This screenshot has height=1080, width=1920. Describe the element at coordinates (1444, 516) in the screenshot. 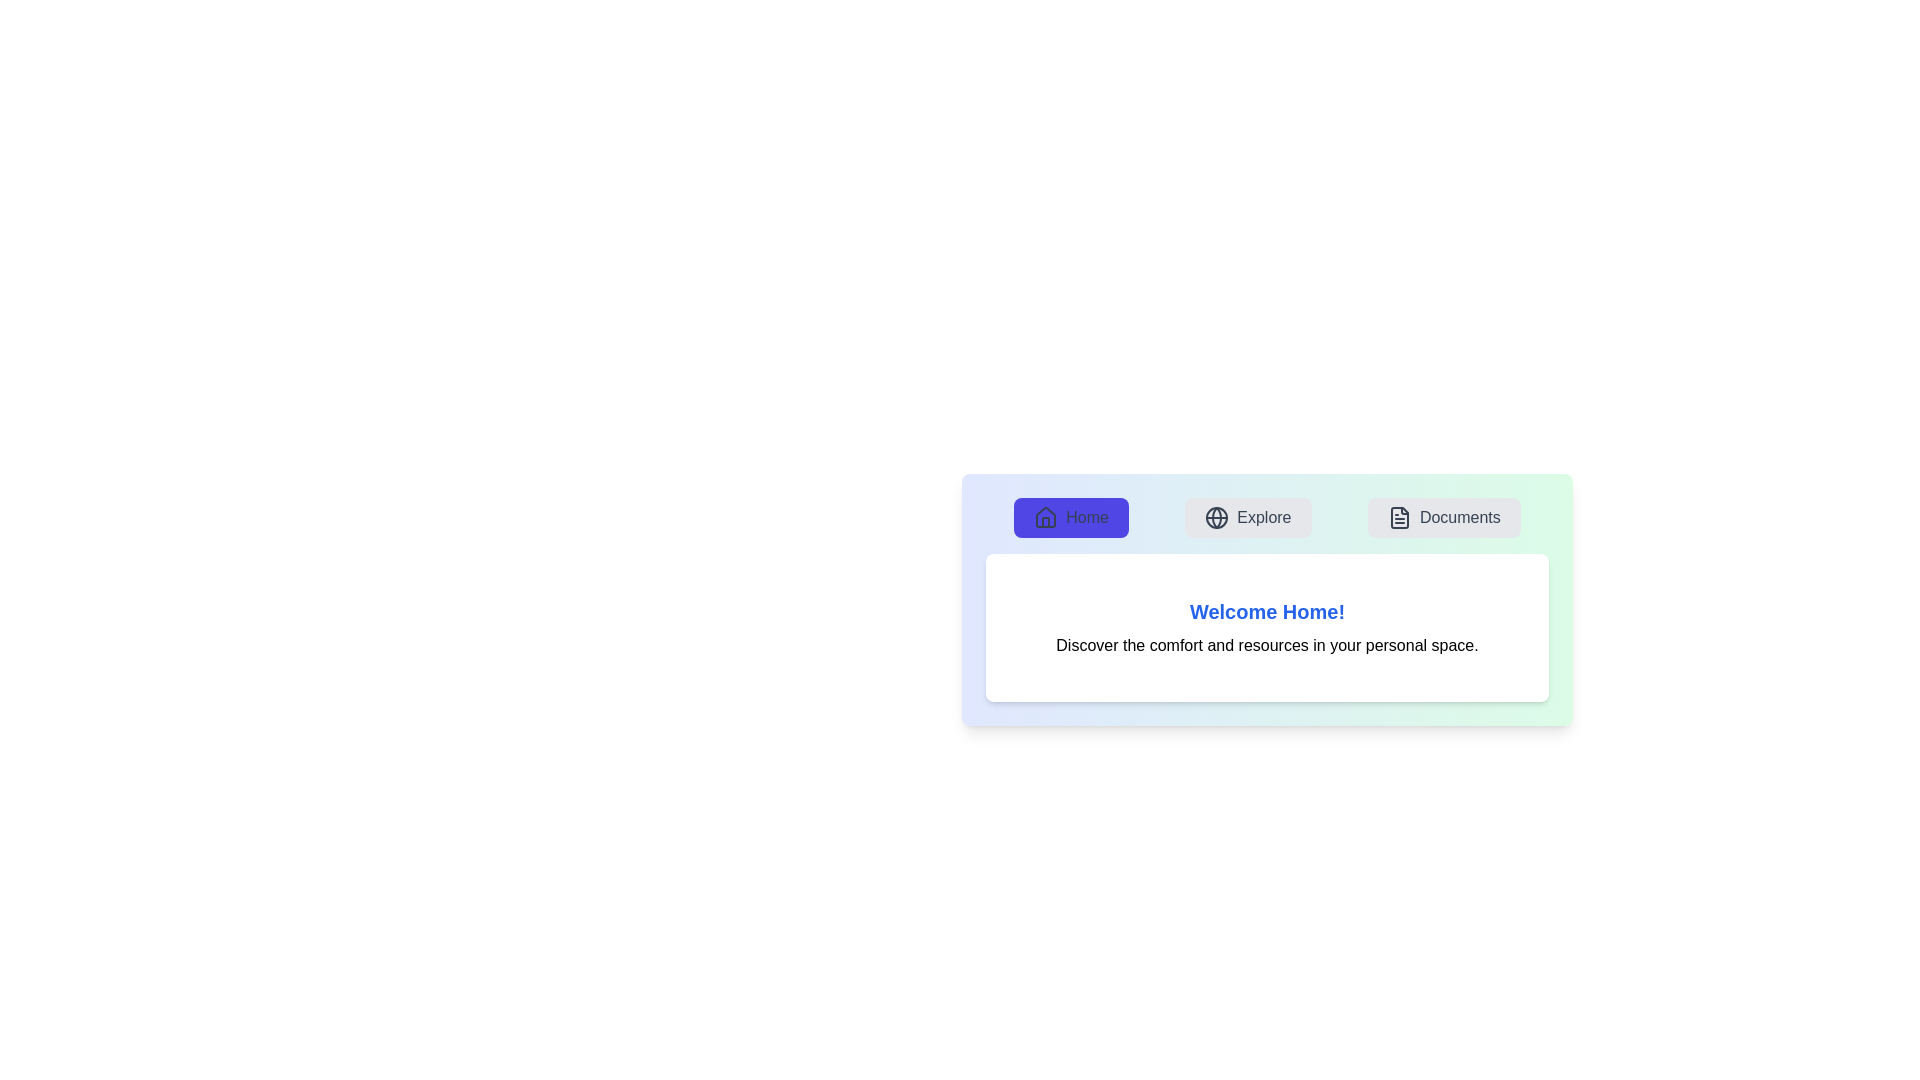

I see `the tab button labeled 'Documents' to observe the visual feedback` at that location.